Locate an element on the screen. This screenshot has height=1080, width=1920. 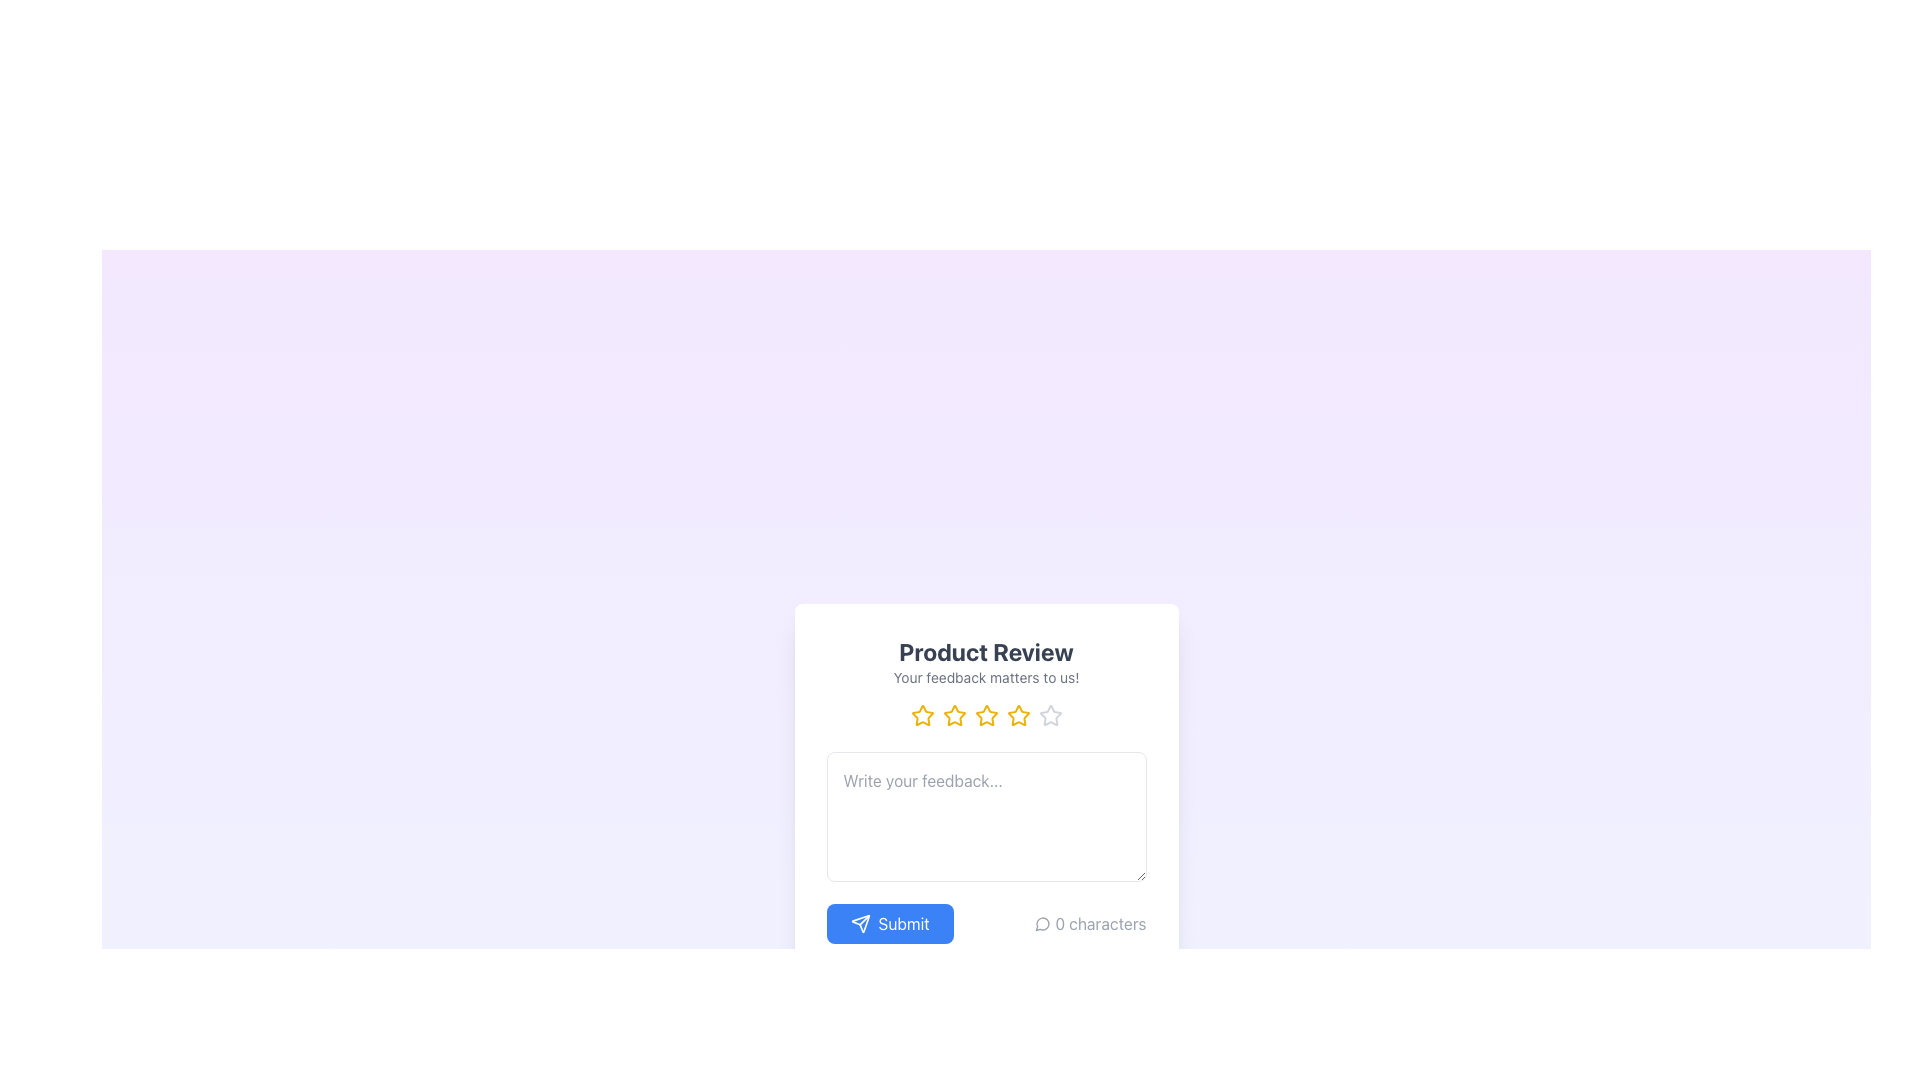
the first star icon button to rate it, located below the text 'Your feedback matters to us!' is located at coordinates (921, 715).